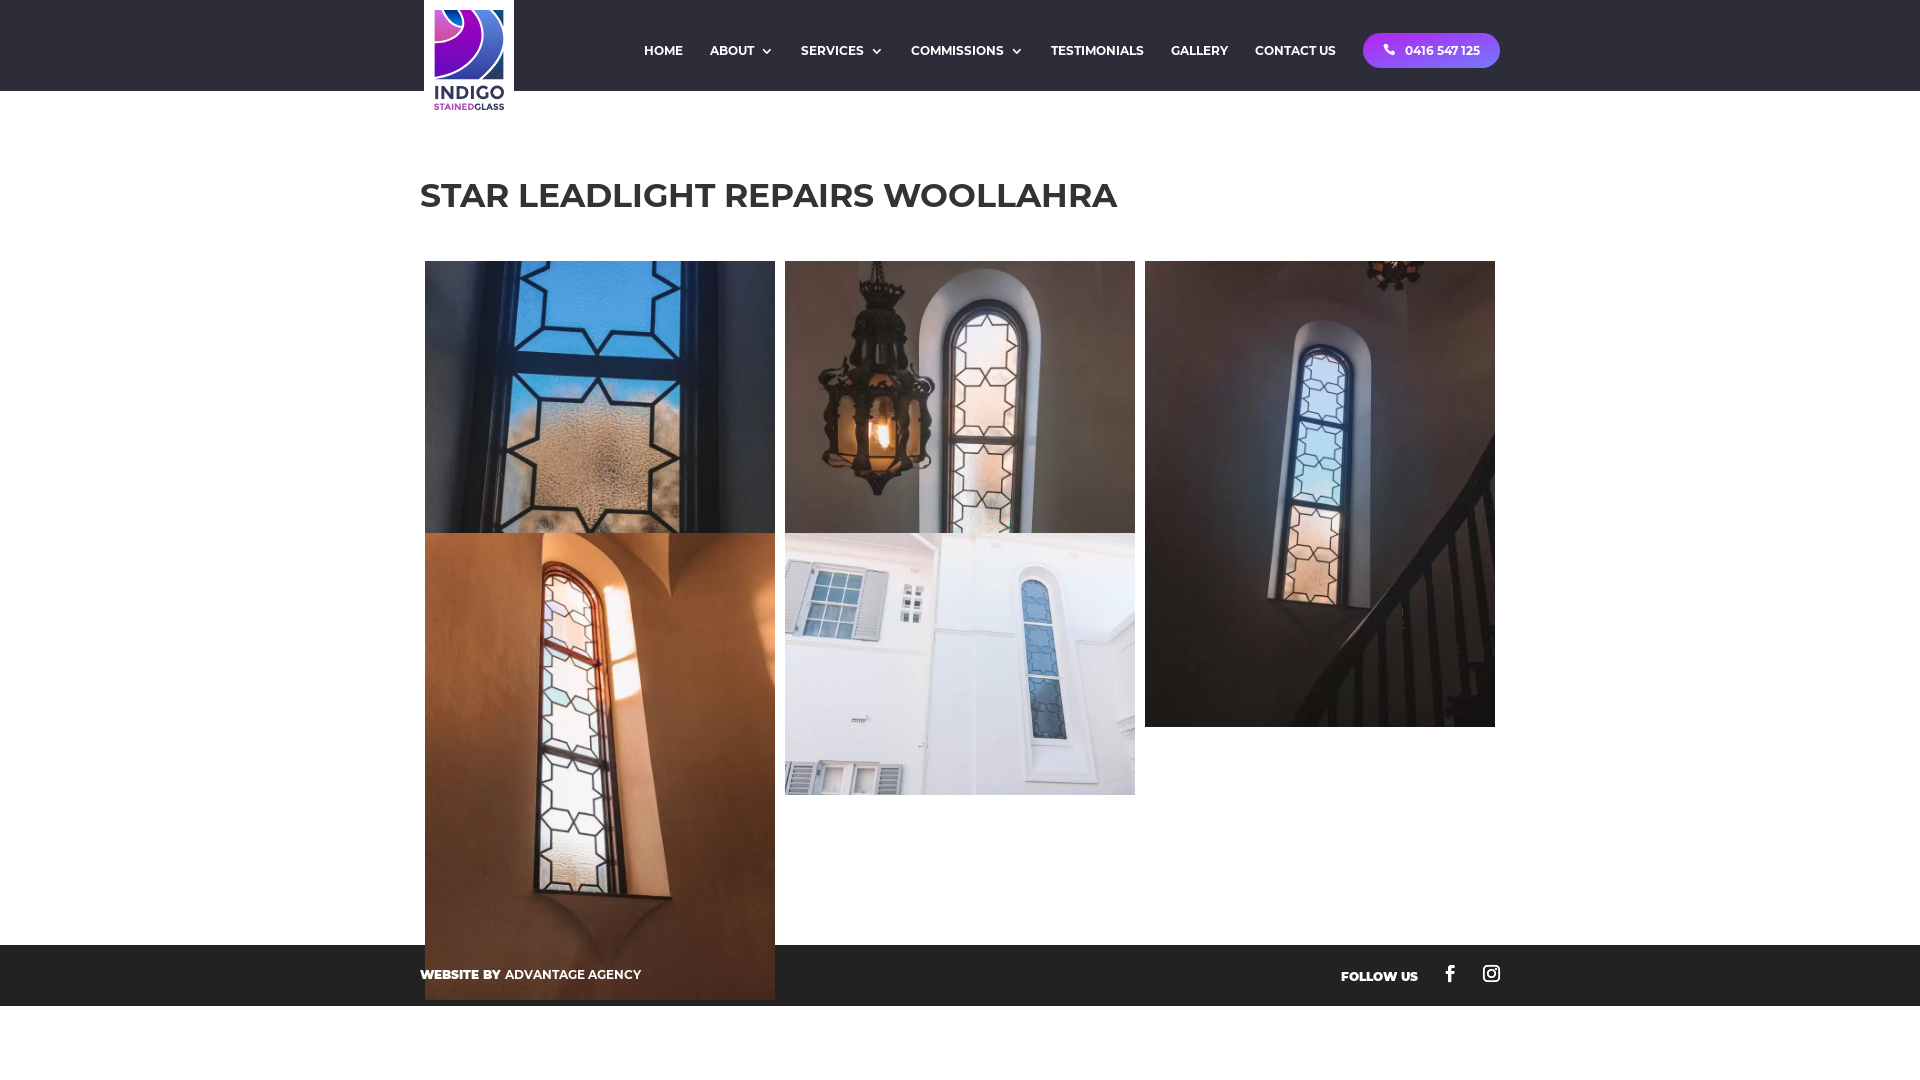 The image size is (1920, 1080). Describe the element at coordinates (571, 973) in the screenshot. I see `'ADVANTAGE AGENCY'` at that location.